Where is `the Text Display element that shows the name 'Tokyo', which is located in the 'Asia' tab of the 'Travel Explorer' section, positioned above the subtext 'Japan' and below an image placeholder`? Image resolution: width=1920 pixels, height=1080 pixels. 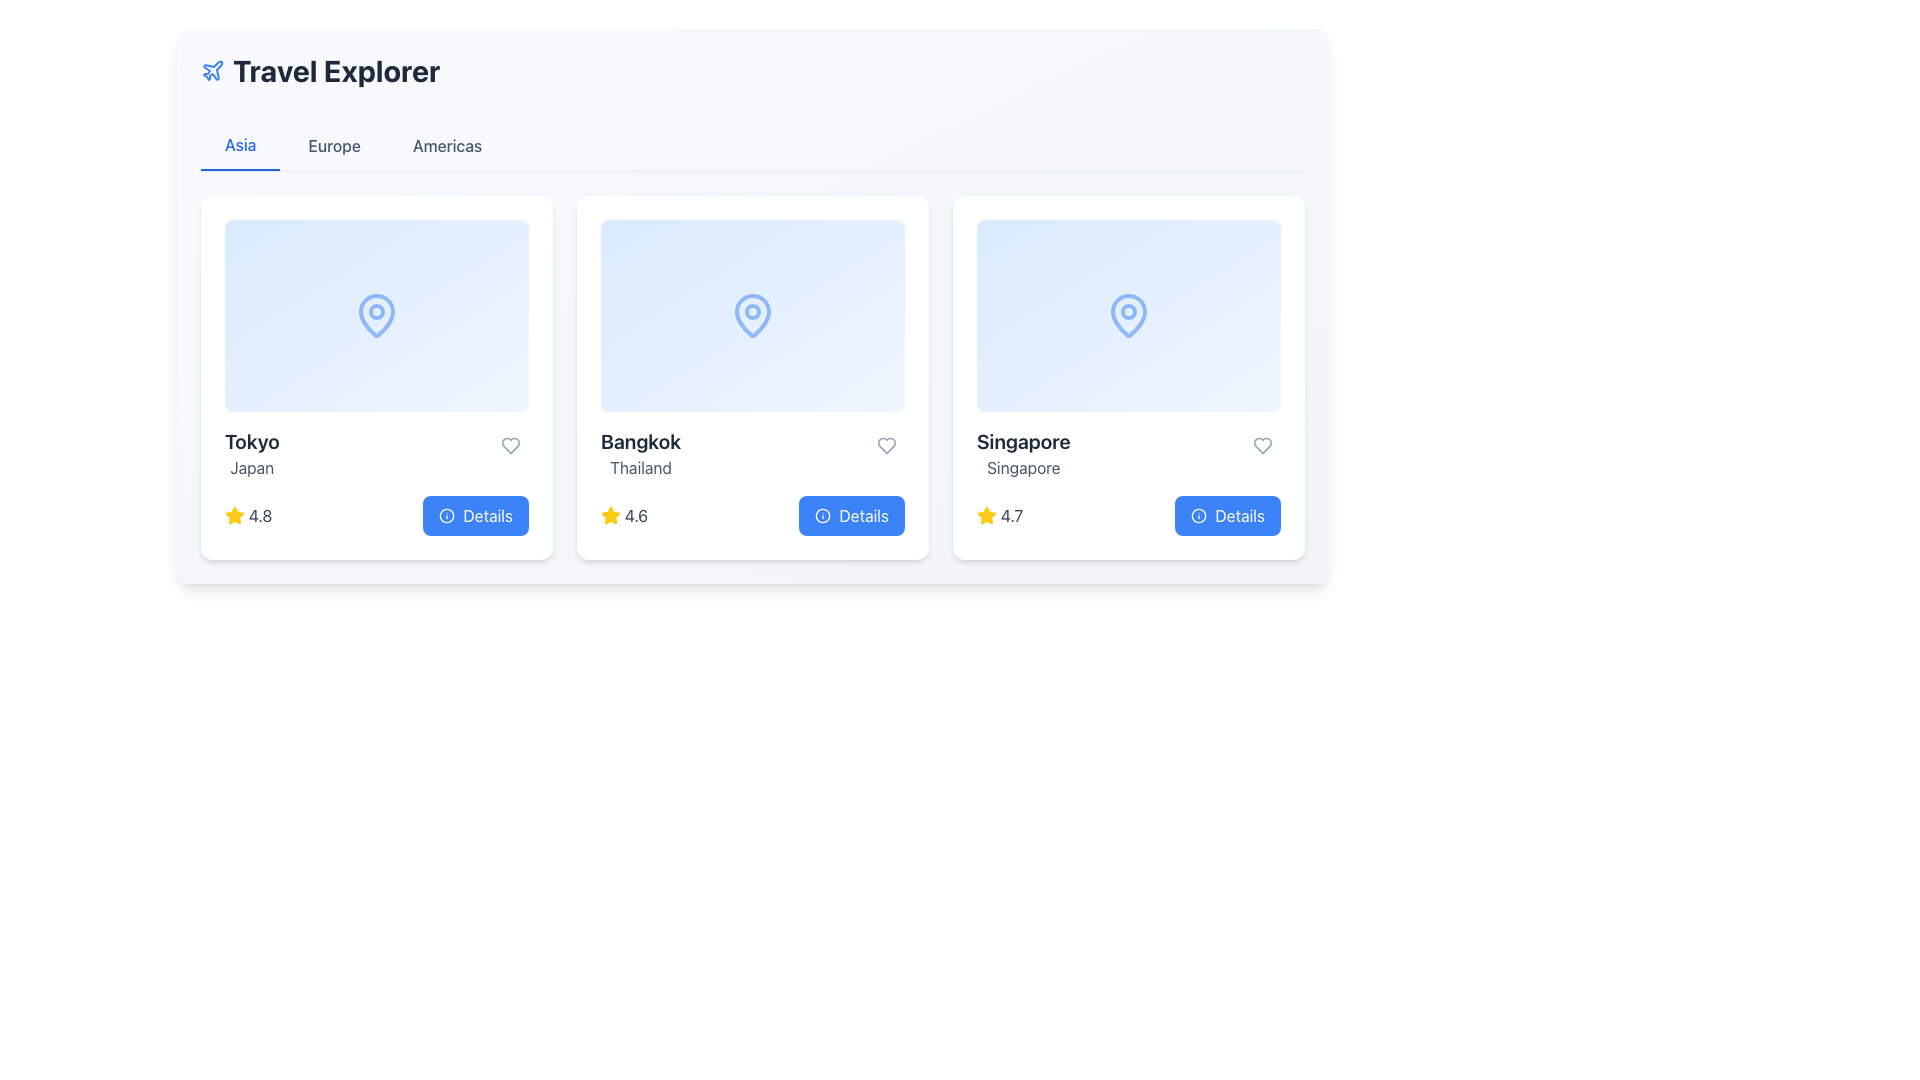 the Text Display element that shows the name 'Tokyo', which is located in the 'Asia' tab of the 'Travel Explorer' section, positioned above the subtext 'Japan' and below an image placeholder is located at coordinates (251, 441).